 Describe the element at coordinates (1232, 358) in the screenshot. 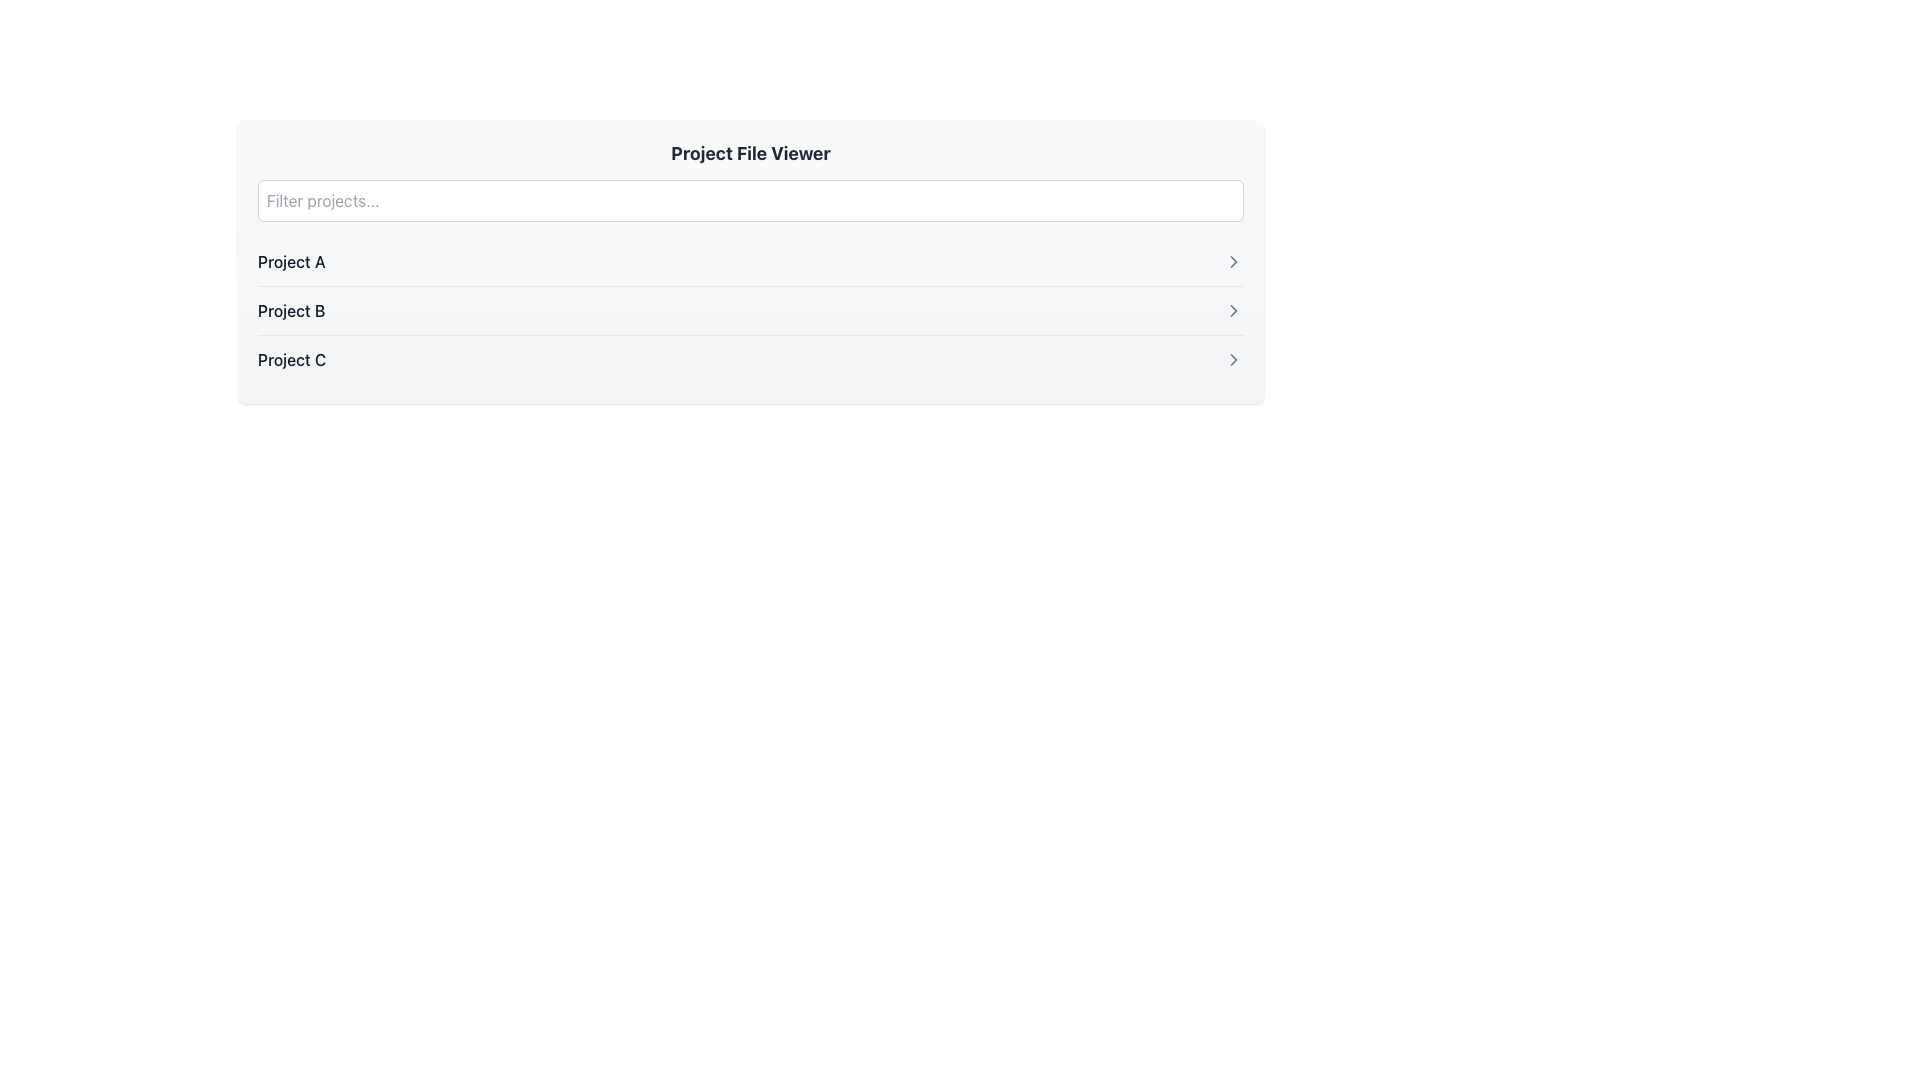

I see `the right-pointing gray chevron icon located to the right of the text 'Project C'` at that location.